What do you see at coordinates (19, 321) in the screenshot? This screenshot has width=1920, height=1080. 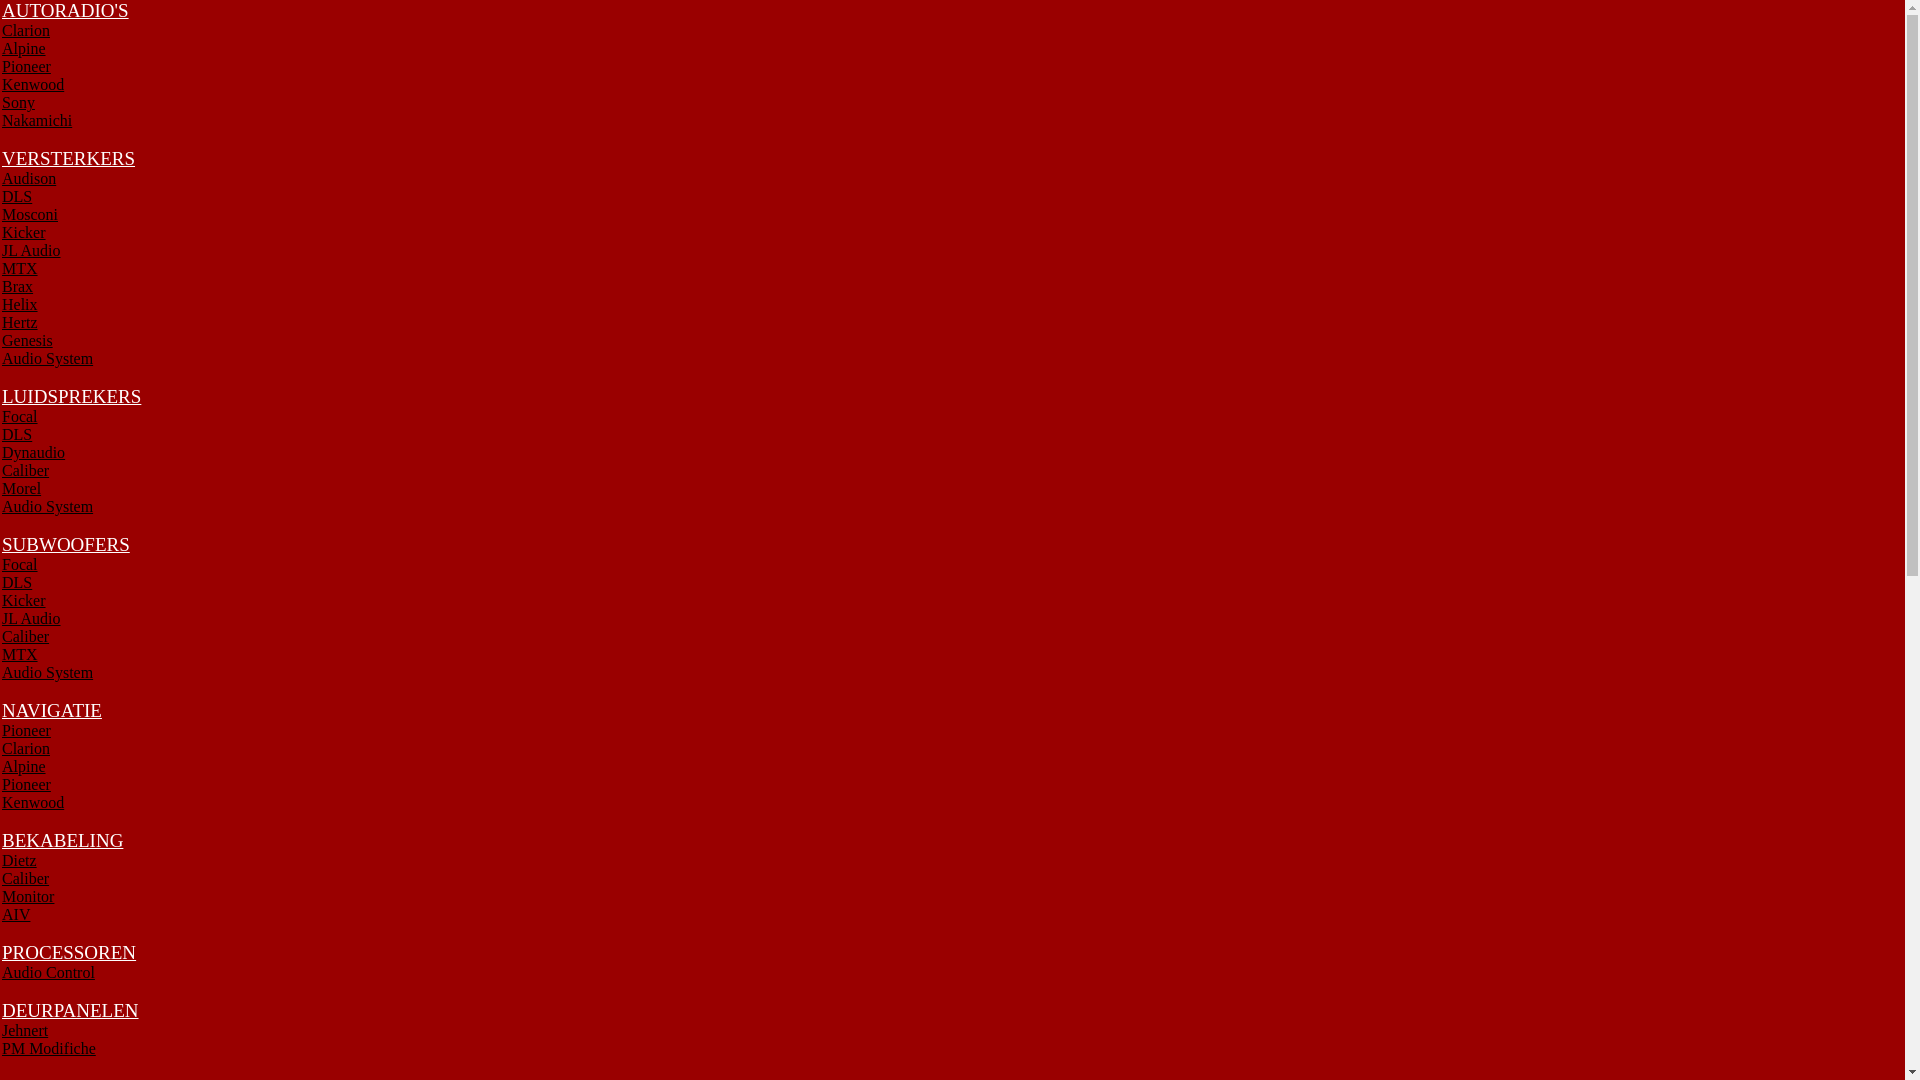 I see `'Hertz'` at bounding box center [19, 321].